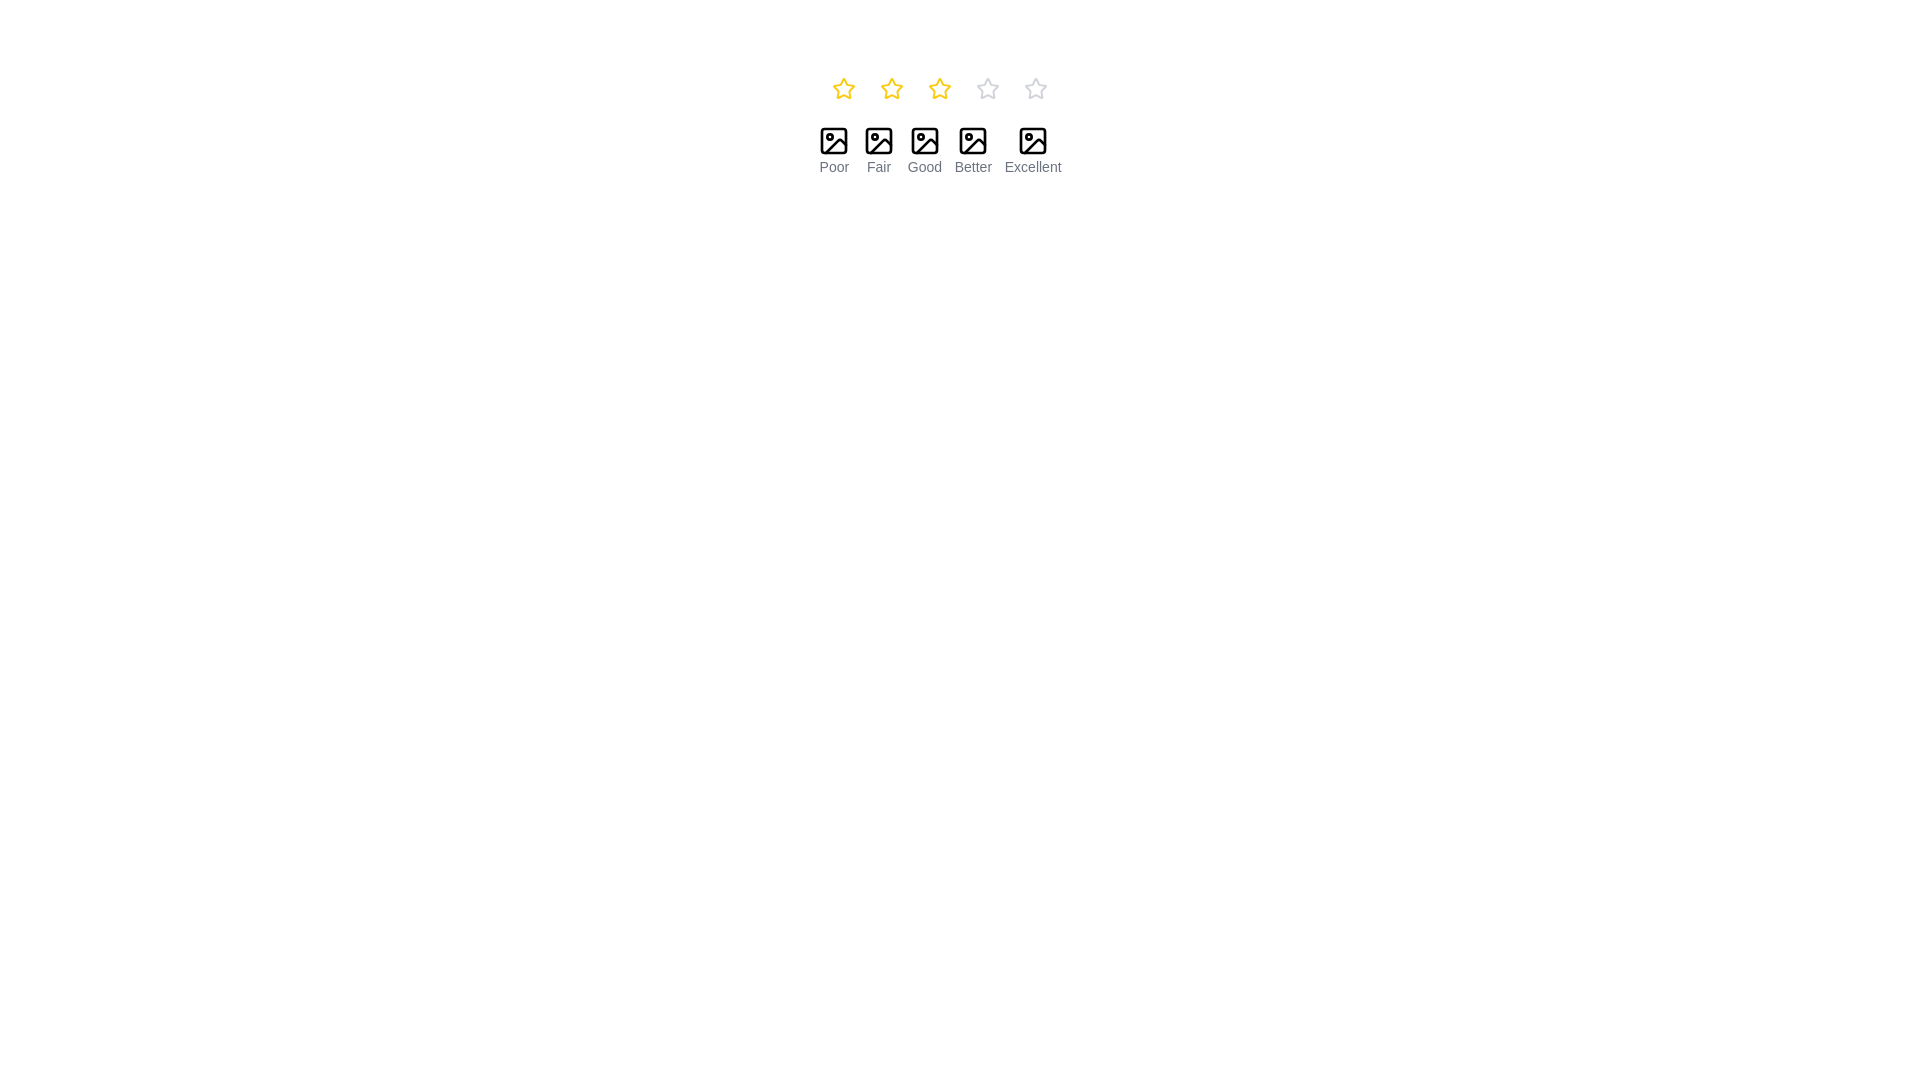 Image resolution: width=1920 pixels, height=1080 pixels. Describe the element at coordinates (923, 140) in the screenshot. I see `the rectangular part of the icon component that is centrally positioned within the image icon representing the 'Good' rating` at that location.